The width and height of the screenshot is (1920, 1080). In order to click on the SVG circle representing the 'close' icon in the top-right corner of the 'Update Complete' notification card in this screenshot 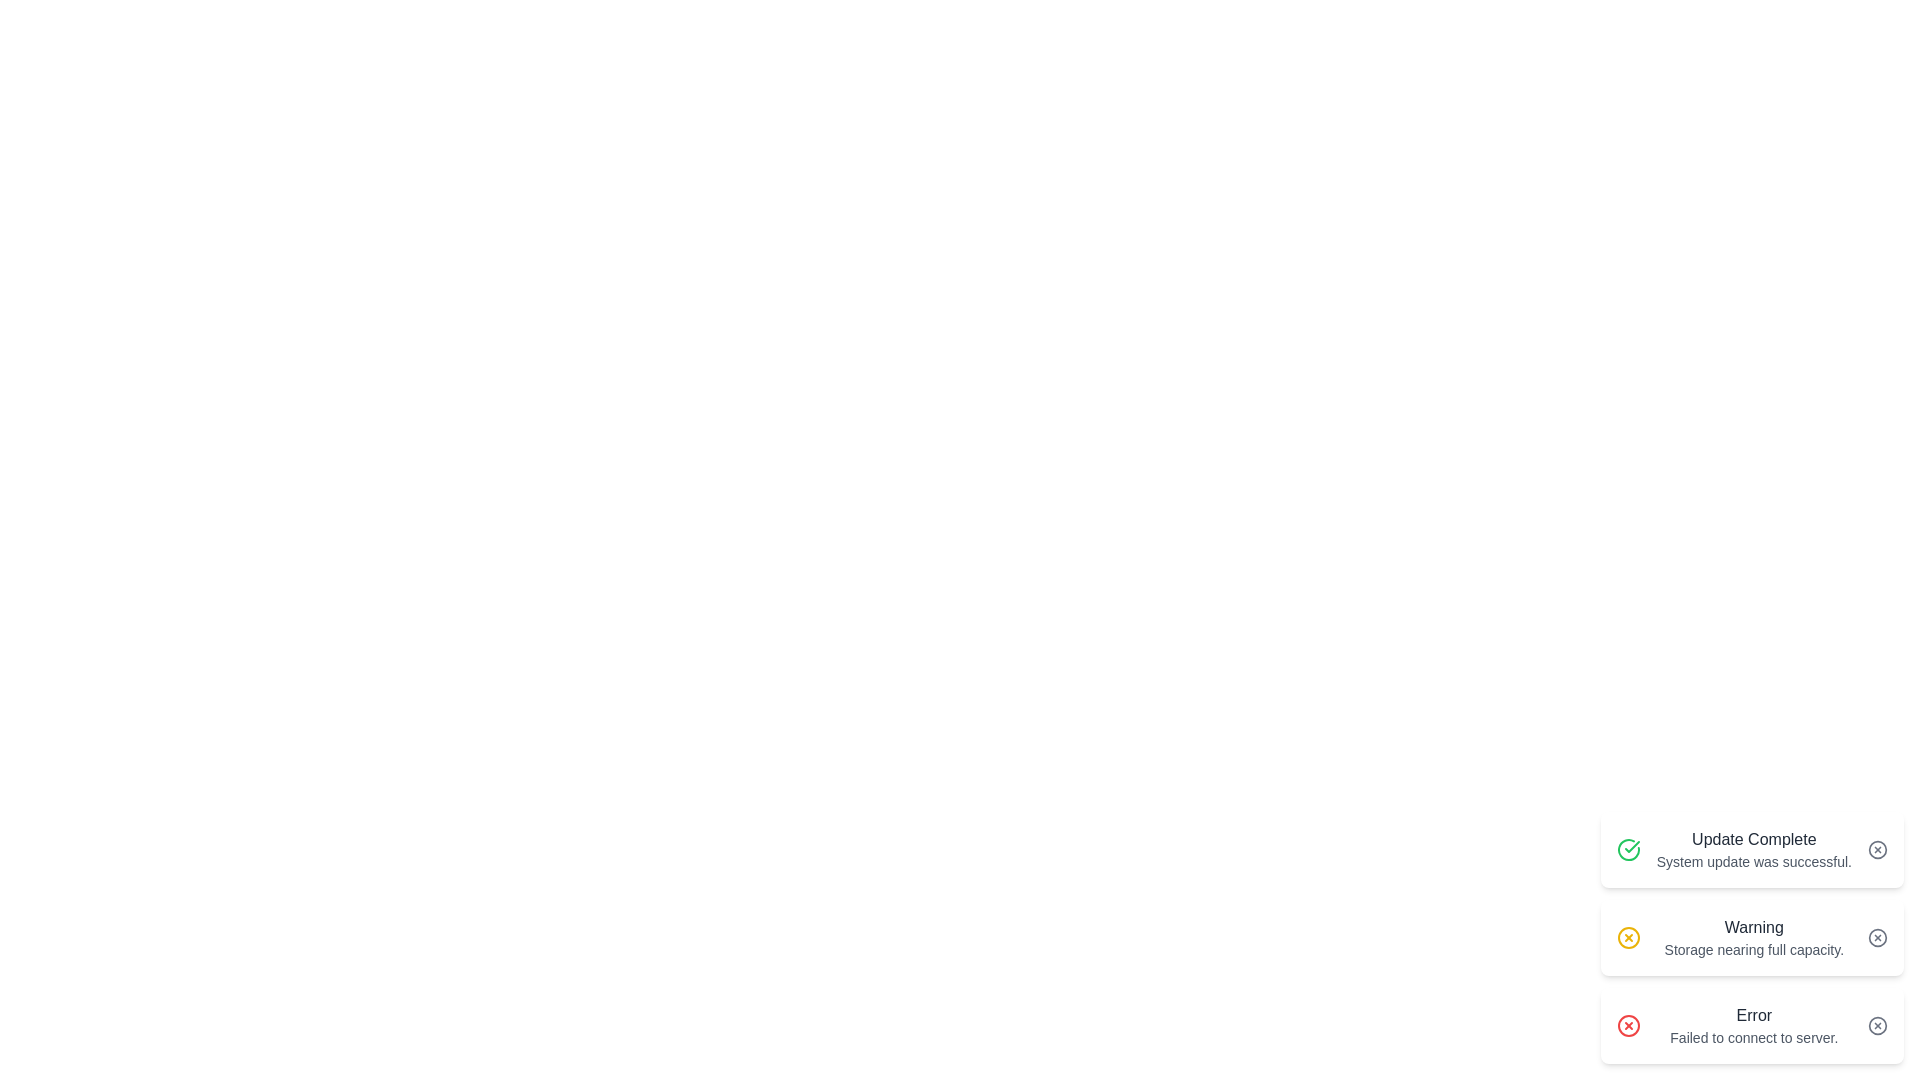, I will do `click(1876, 849)`.